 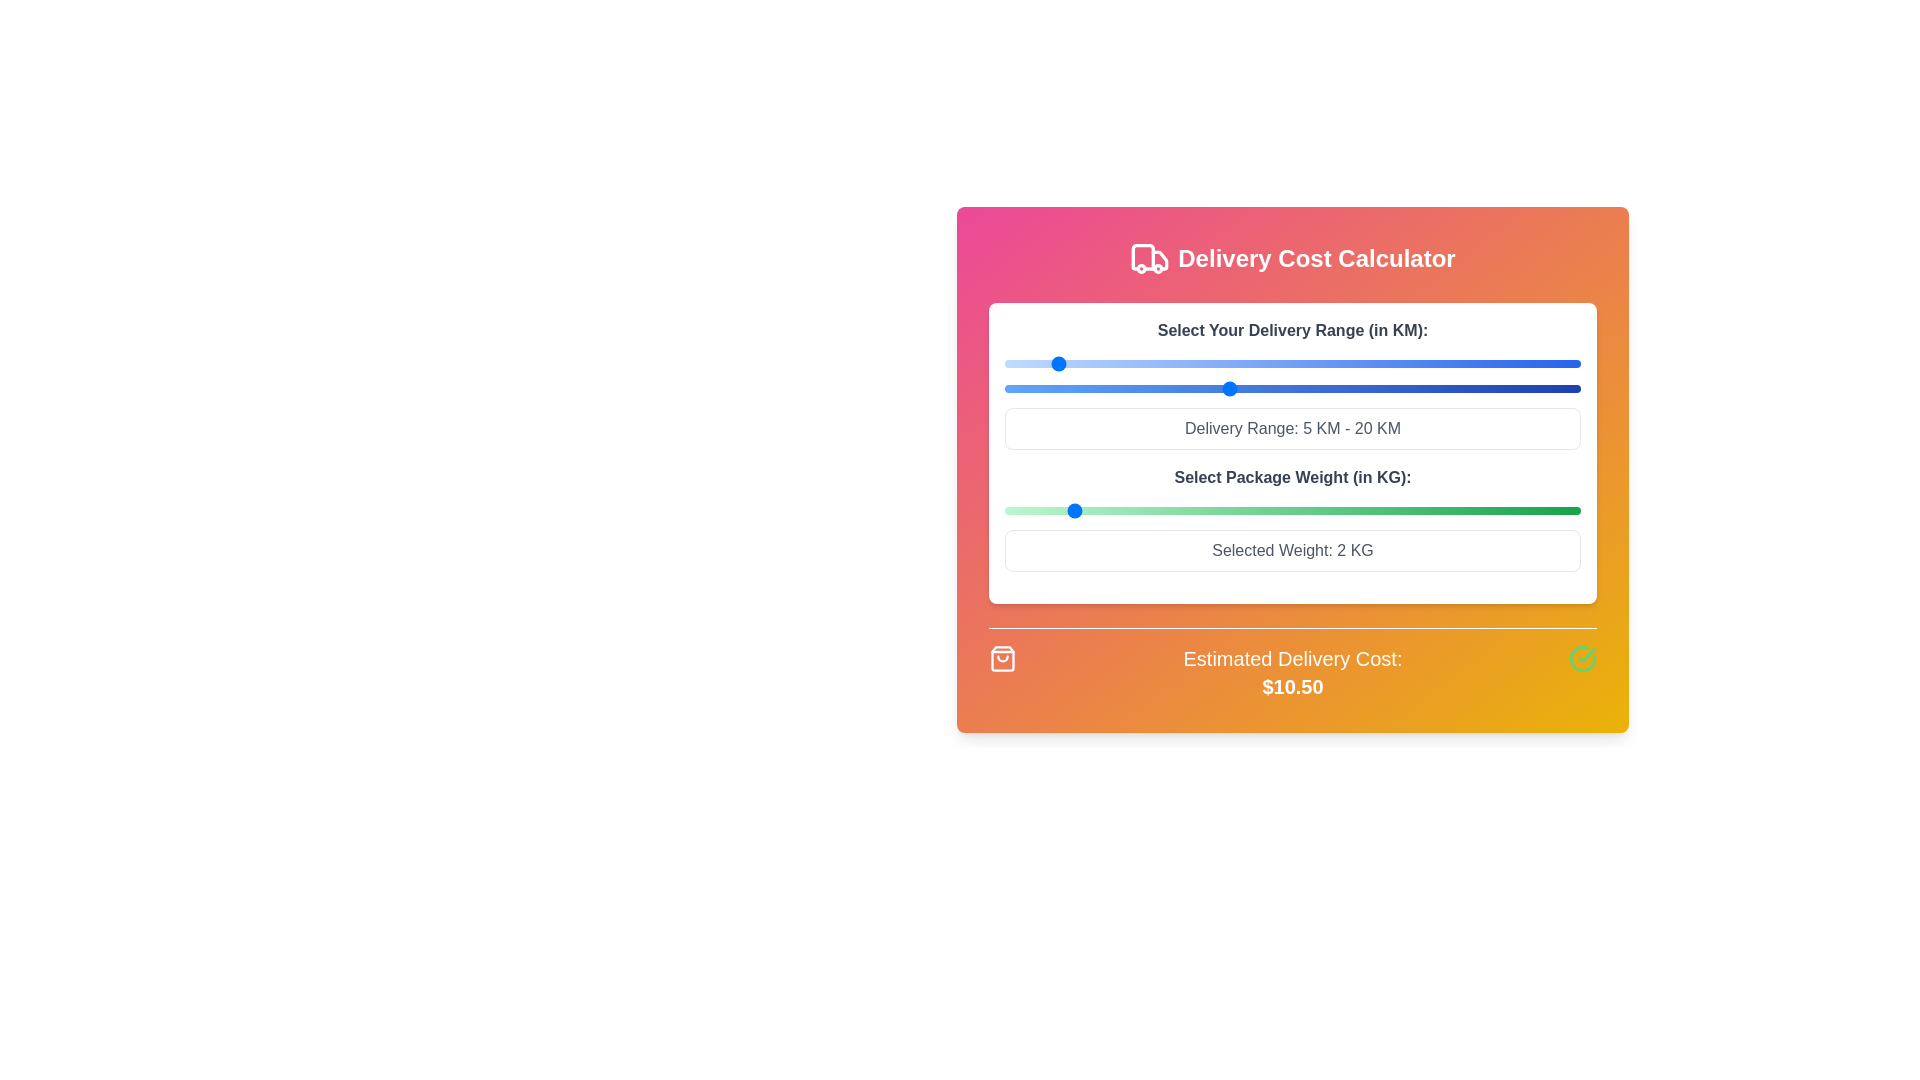 What do you see at coordinates (1292, 685) in the screenshot?
I see `the Text Label displaying the amount '$10.50' in bold white font against an orange background, located below the 'Estimated Delivery Cost:' label` at bounding box center [1292, 685].